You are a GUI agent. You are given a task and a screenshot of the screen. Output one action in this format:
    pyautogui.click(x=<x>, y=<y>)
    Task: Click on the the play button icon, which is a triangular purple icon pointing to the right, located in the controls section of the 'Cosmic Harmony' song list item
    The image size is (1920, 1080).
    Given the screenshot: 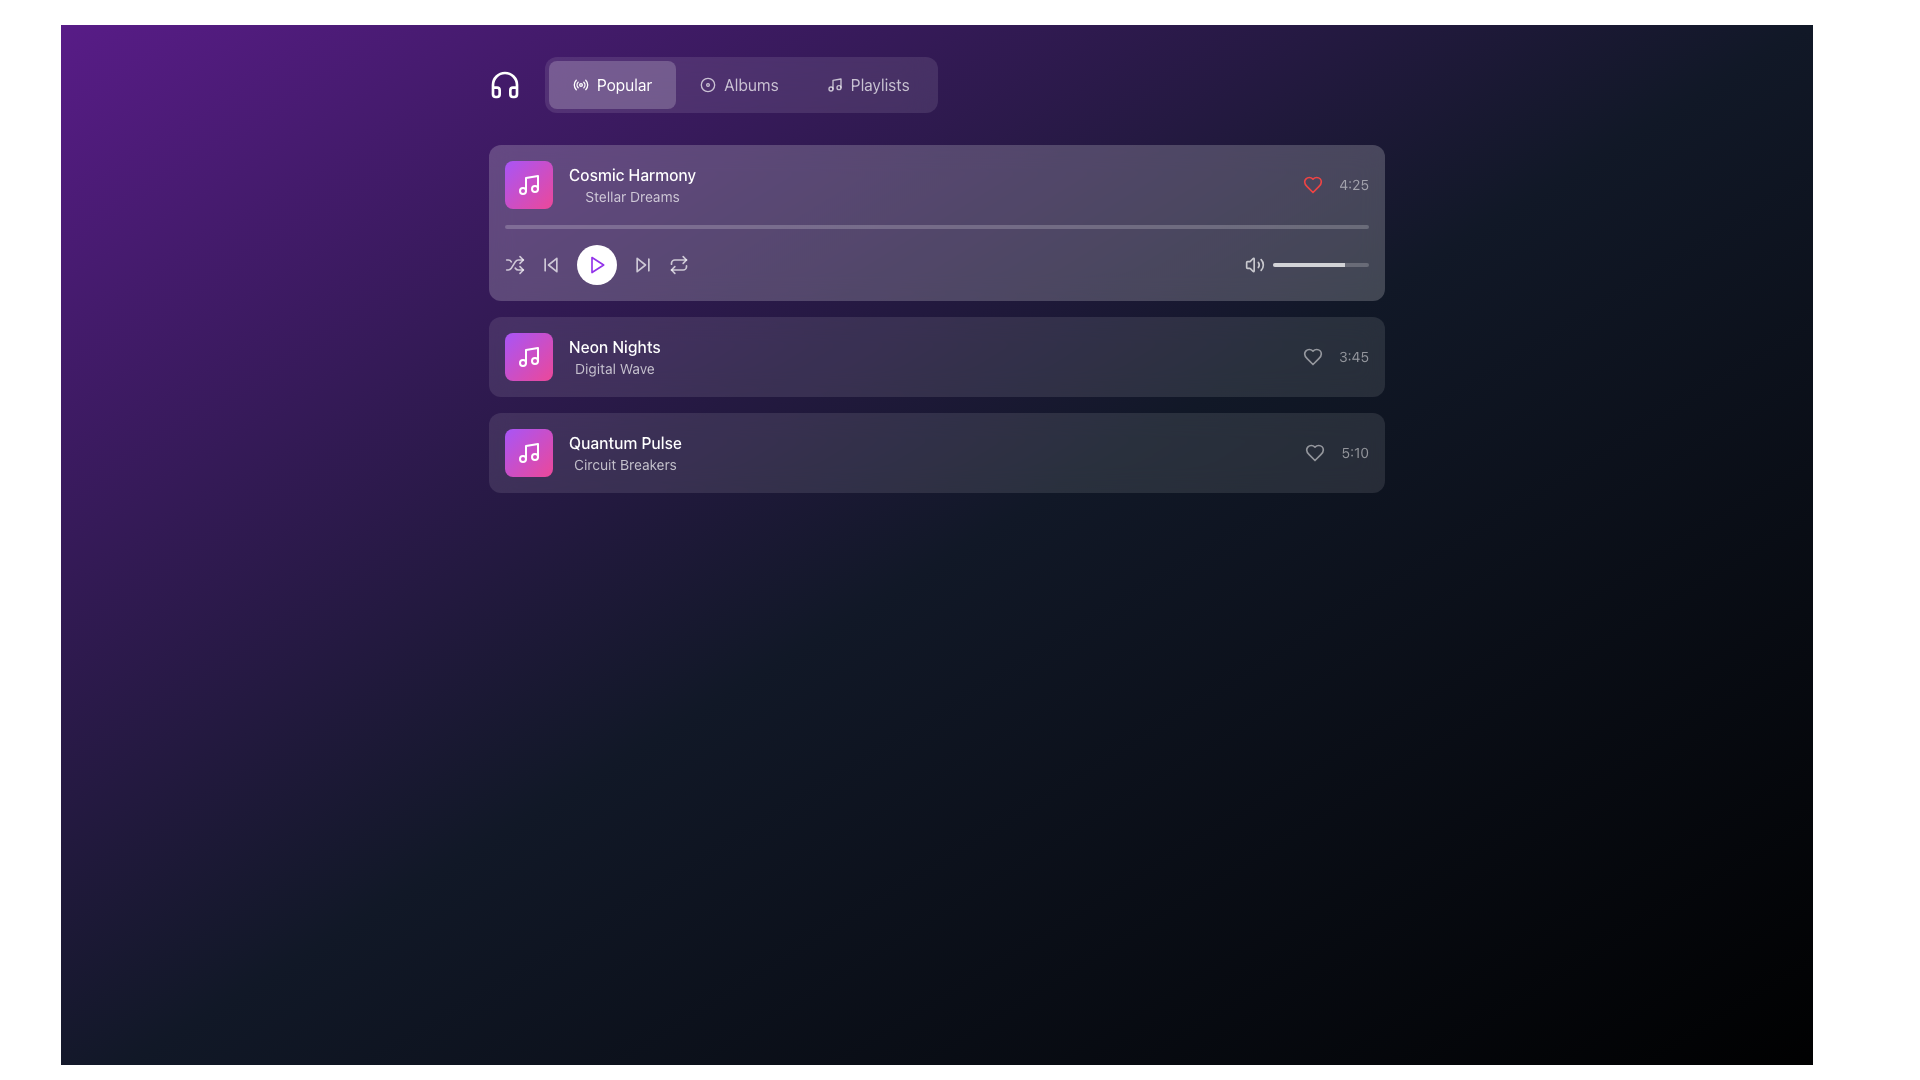 What is the action you would take?
    pyautogui.click(x=596, y=264)
    